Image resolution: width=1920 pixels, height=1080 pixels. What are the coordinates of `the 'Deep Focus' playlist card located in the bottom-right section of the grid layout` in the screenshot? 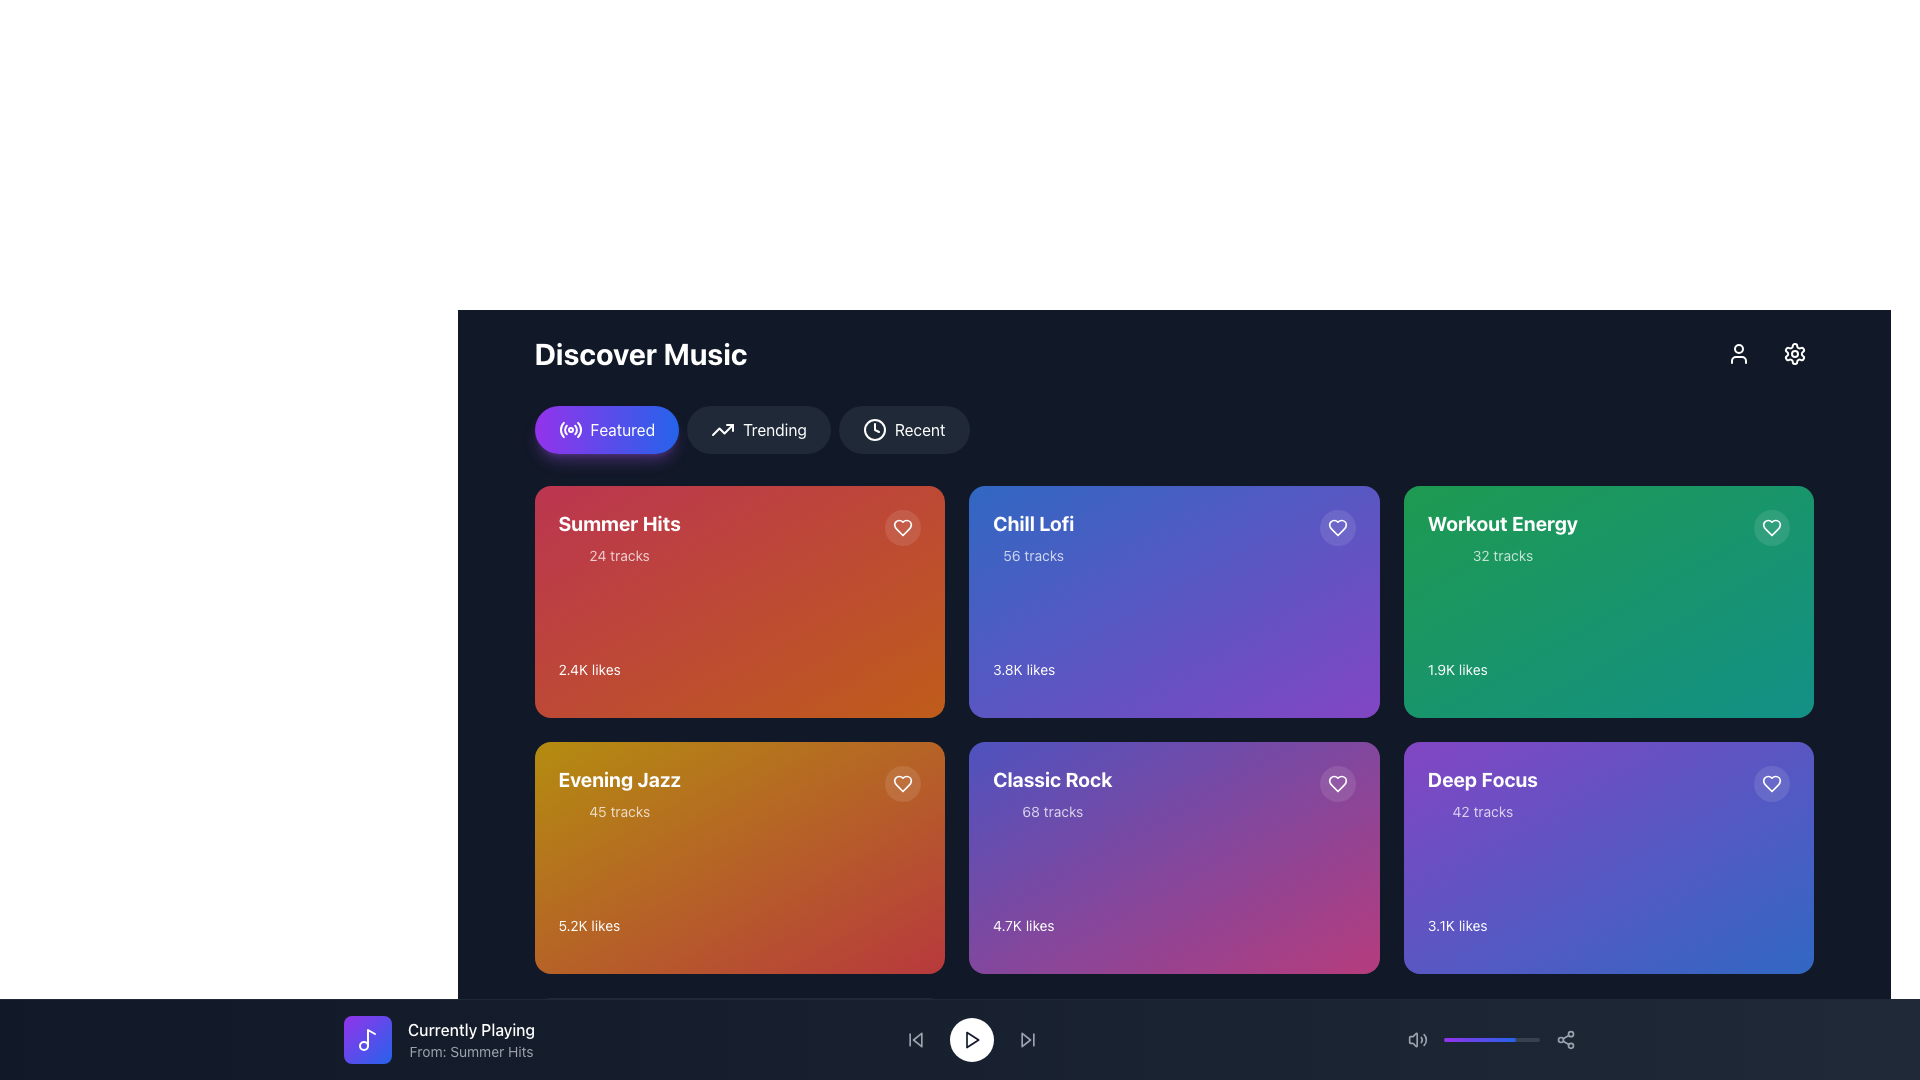 It's located at (1609, 856).